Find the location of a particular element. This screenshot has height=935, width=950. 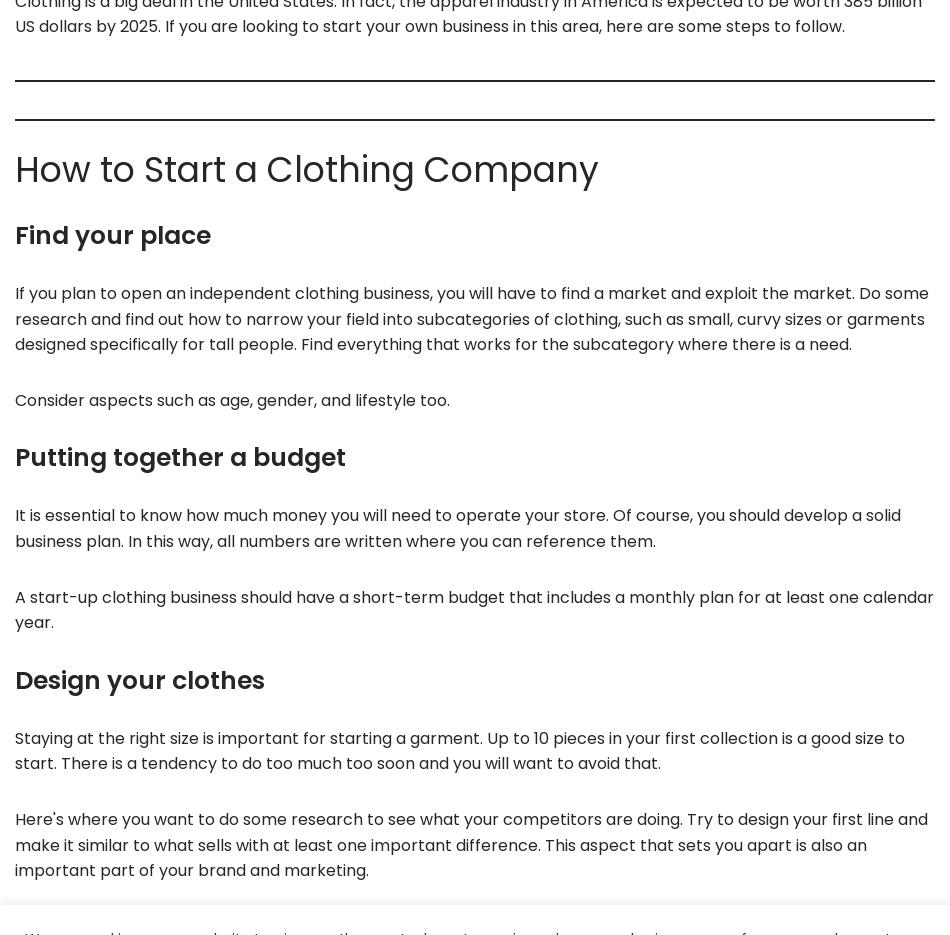

'If you plan to open an independent clothing business, you will have to find a market and exploit the market. Do some research and find out how to narrow your field into subcategories of clothing, such as small, curvy sizes or garments designed specifically for tall people. Find everything that works for the subcategory where there is a need.' is located at coordinates (470, 319).